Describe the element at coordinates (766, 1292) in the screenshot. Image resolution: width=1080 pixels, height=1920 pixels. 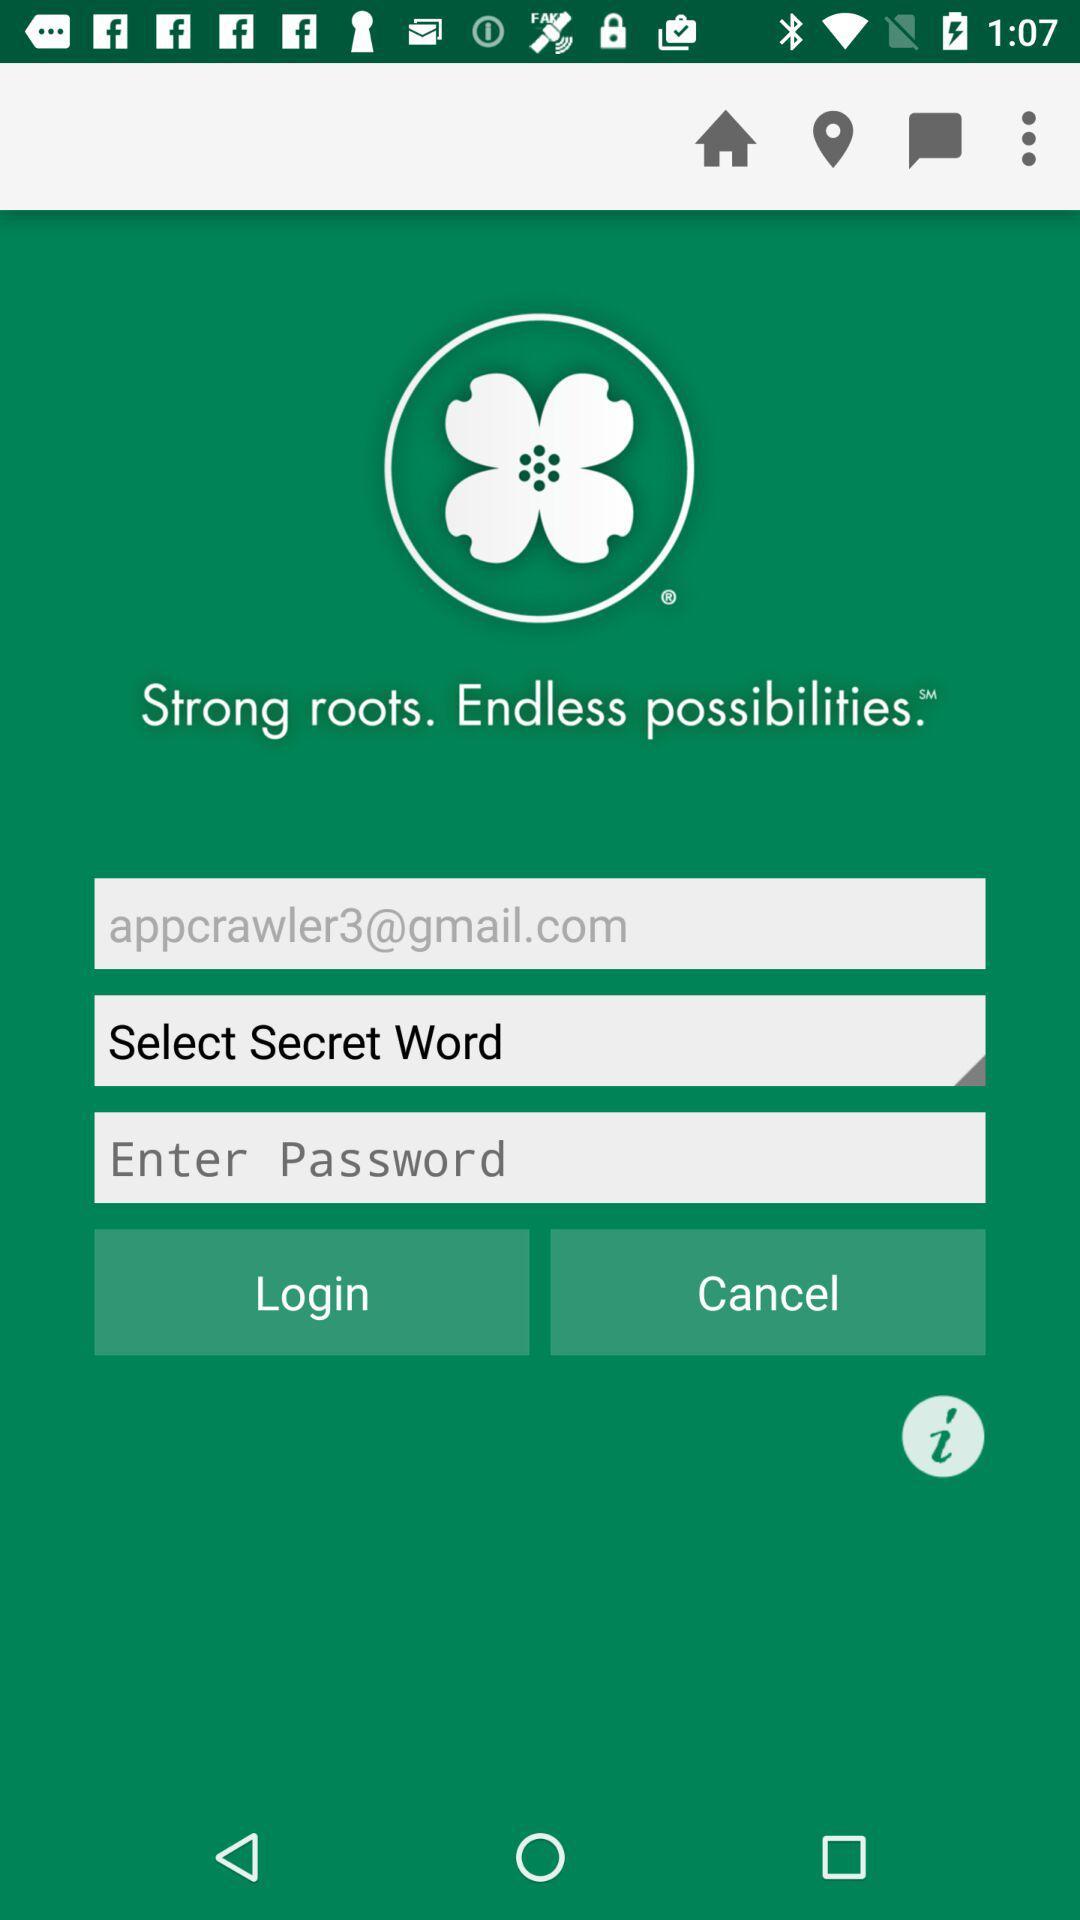
I see `icon to the right of the login` at that location.